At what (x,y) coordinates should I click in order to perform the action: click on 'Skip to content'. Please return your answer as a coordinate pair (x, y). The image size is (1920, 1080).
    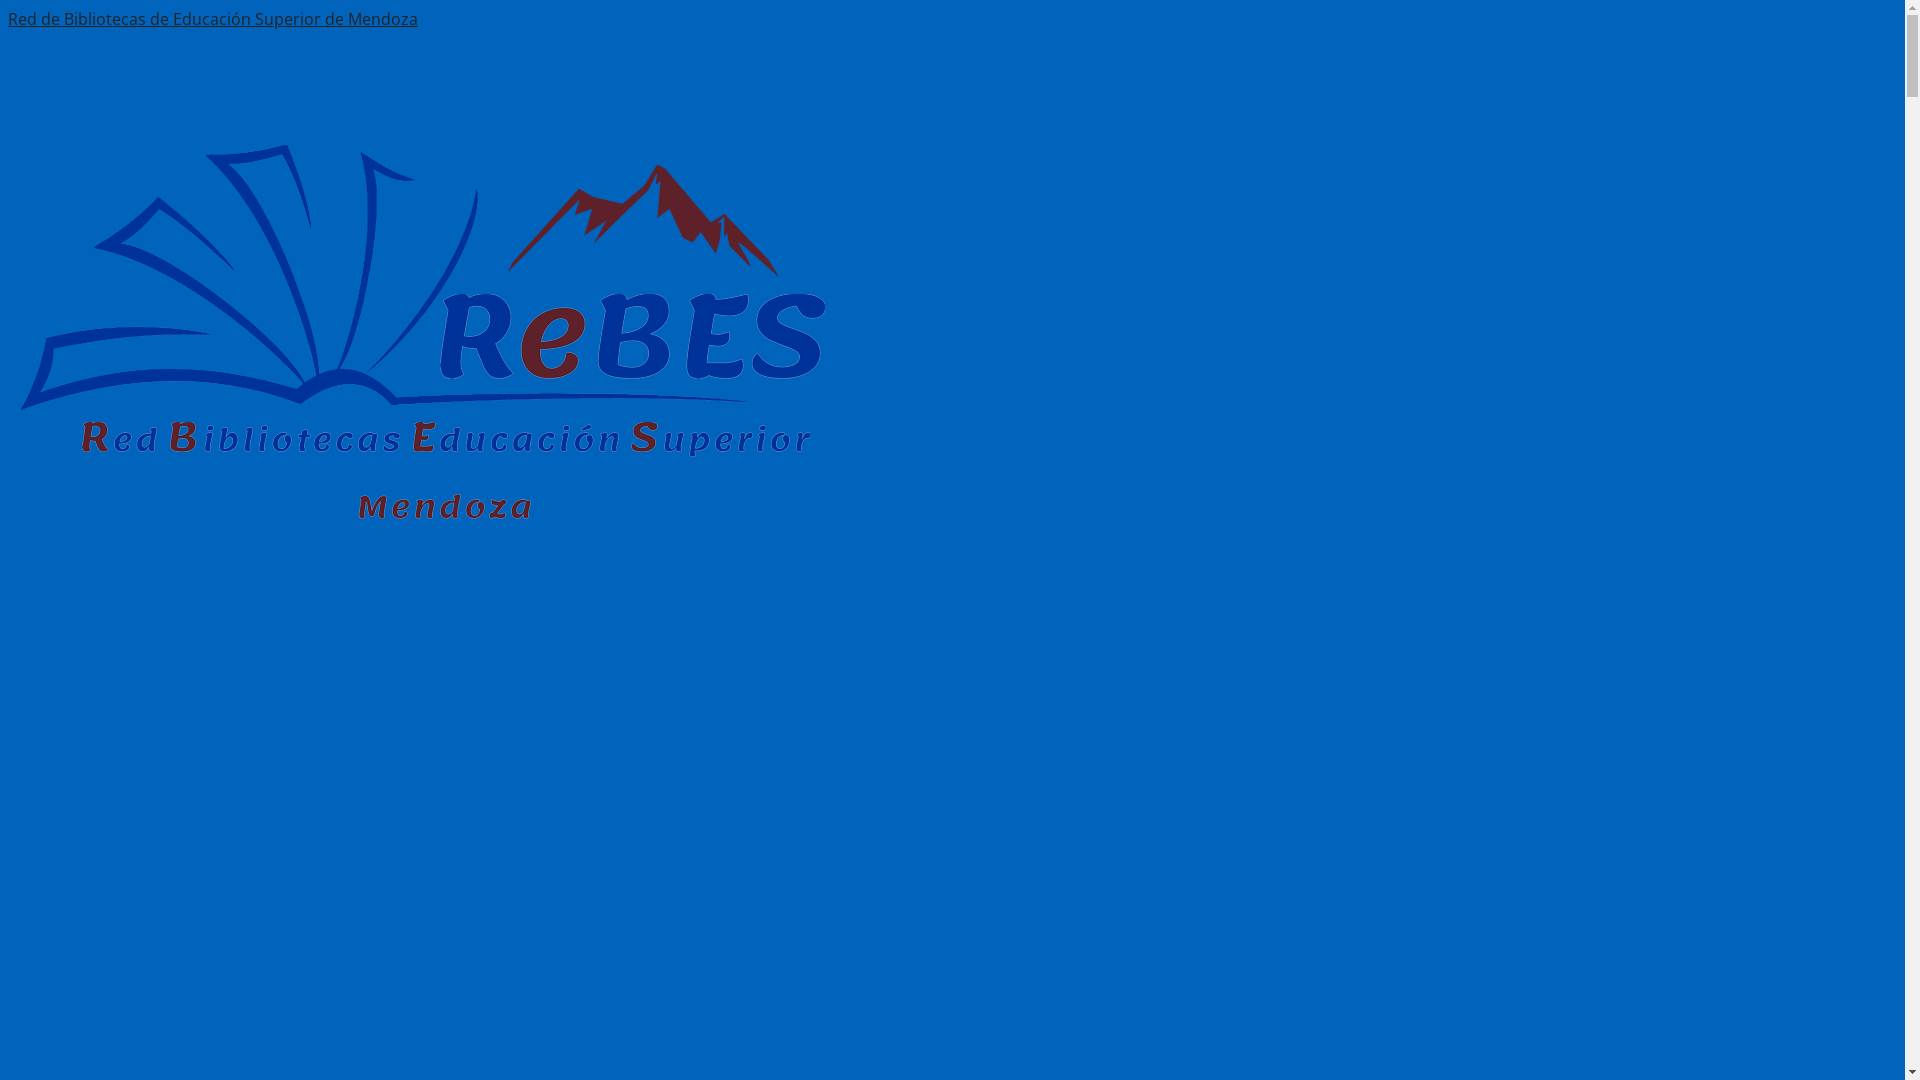
    Looking at the image, I should click on (65, 19).